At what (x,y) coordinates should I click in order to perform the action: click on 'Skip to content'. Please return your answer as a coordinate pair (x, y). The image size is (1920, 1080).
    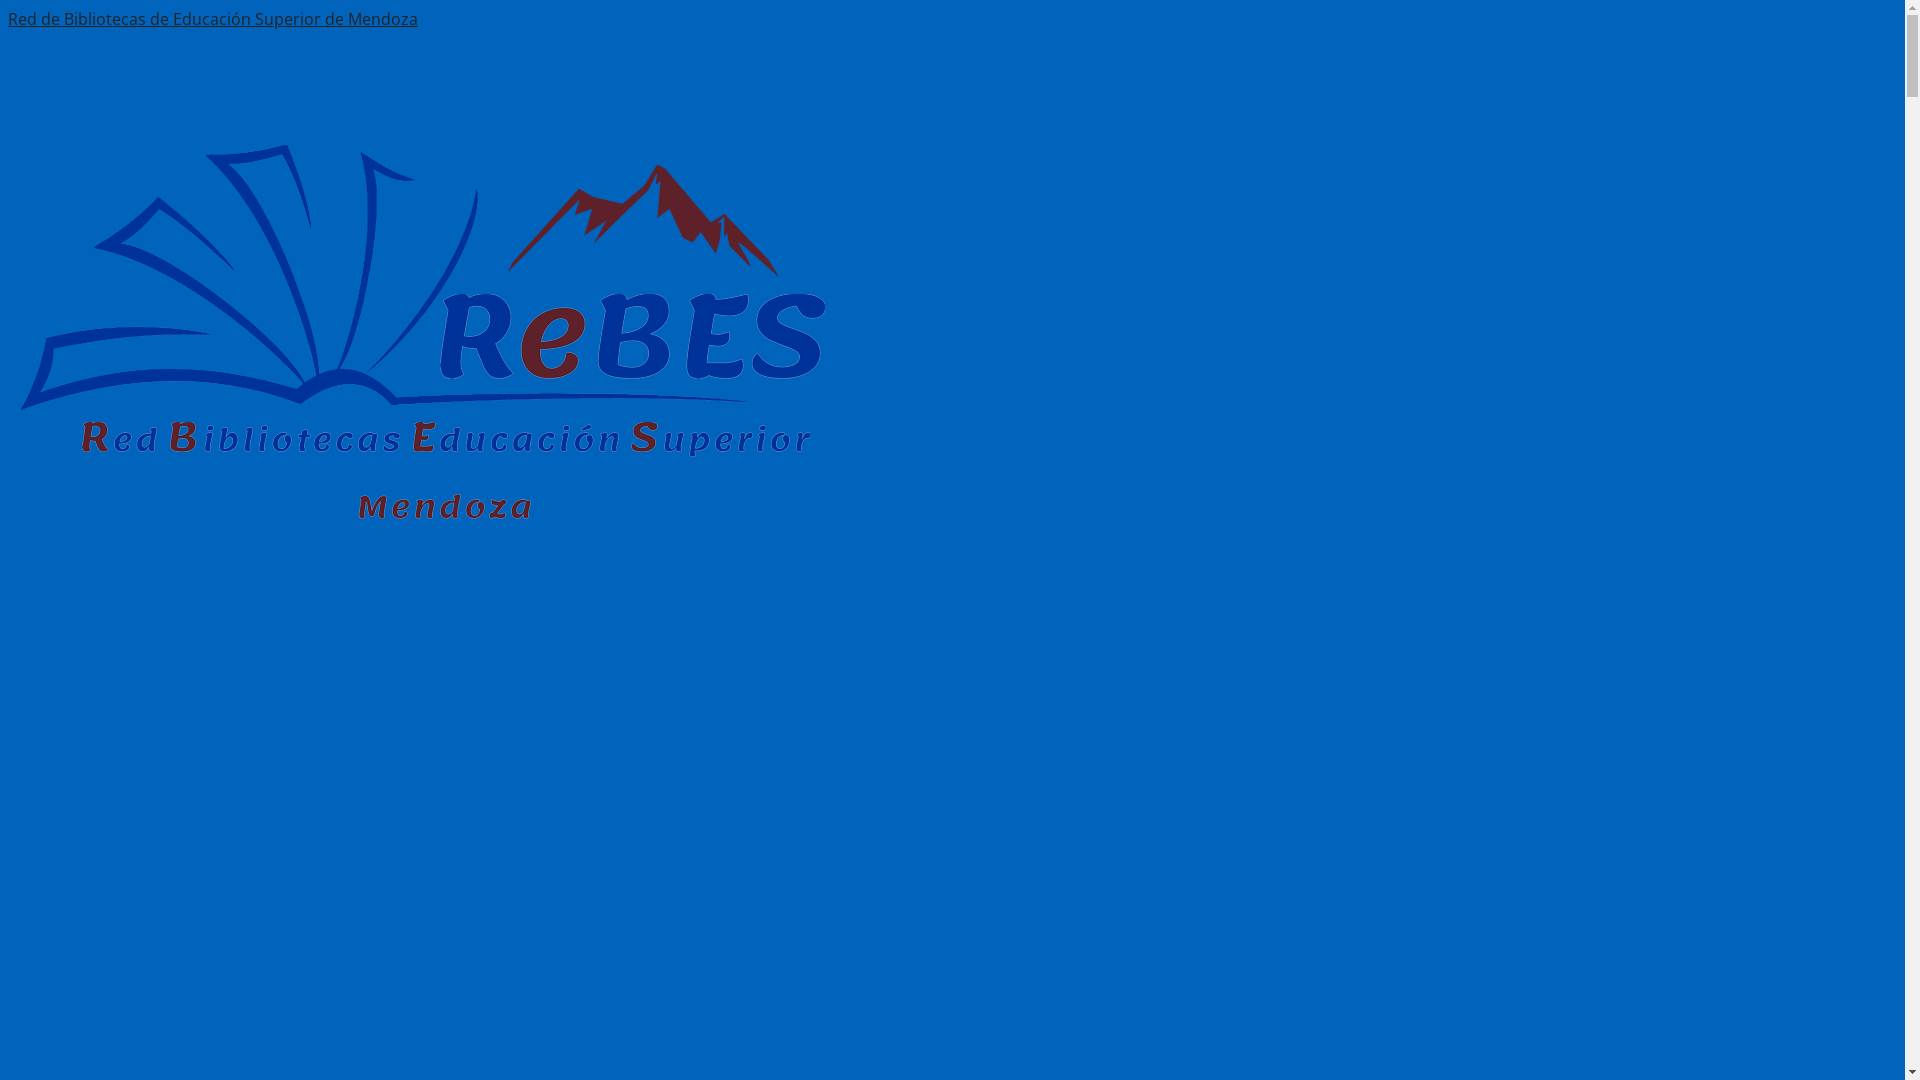
    Looking at the image, I should click on (65, 19).